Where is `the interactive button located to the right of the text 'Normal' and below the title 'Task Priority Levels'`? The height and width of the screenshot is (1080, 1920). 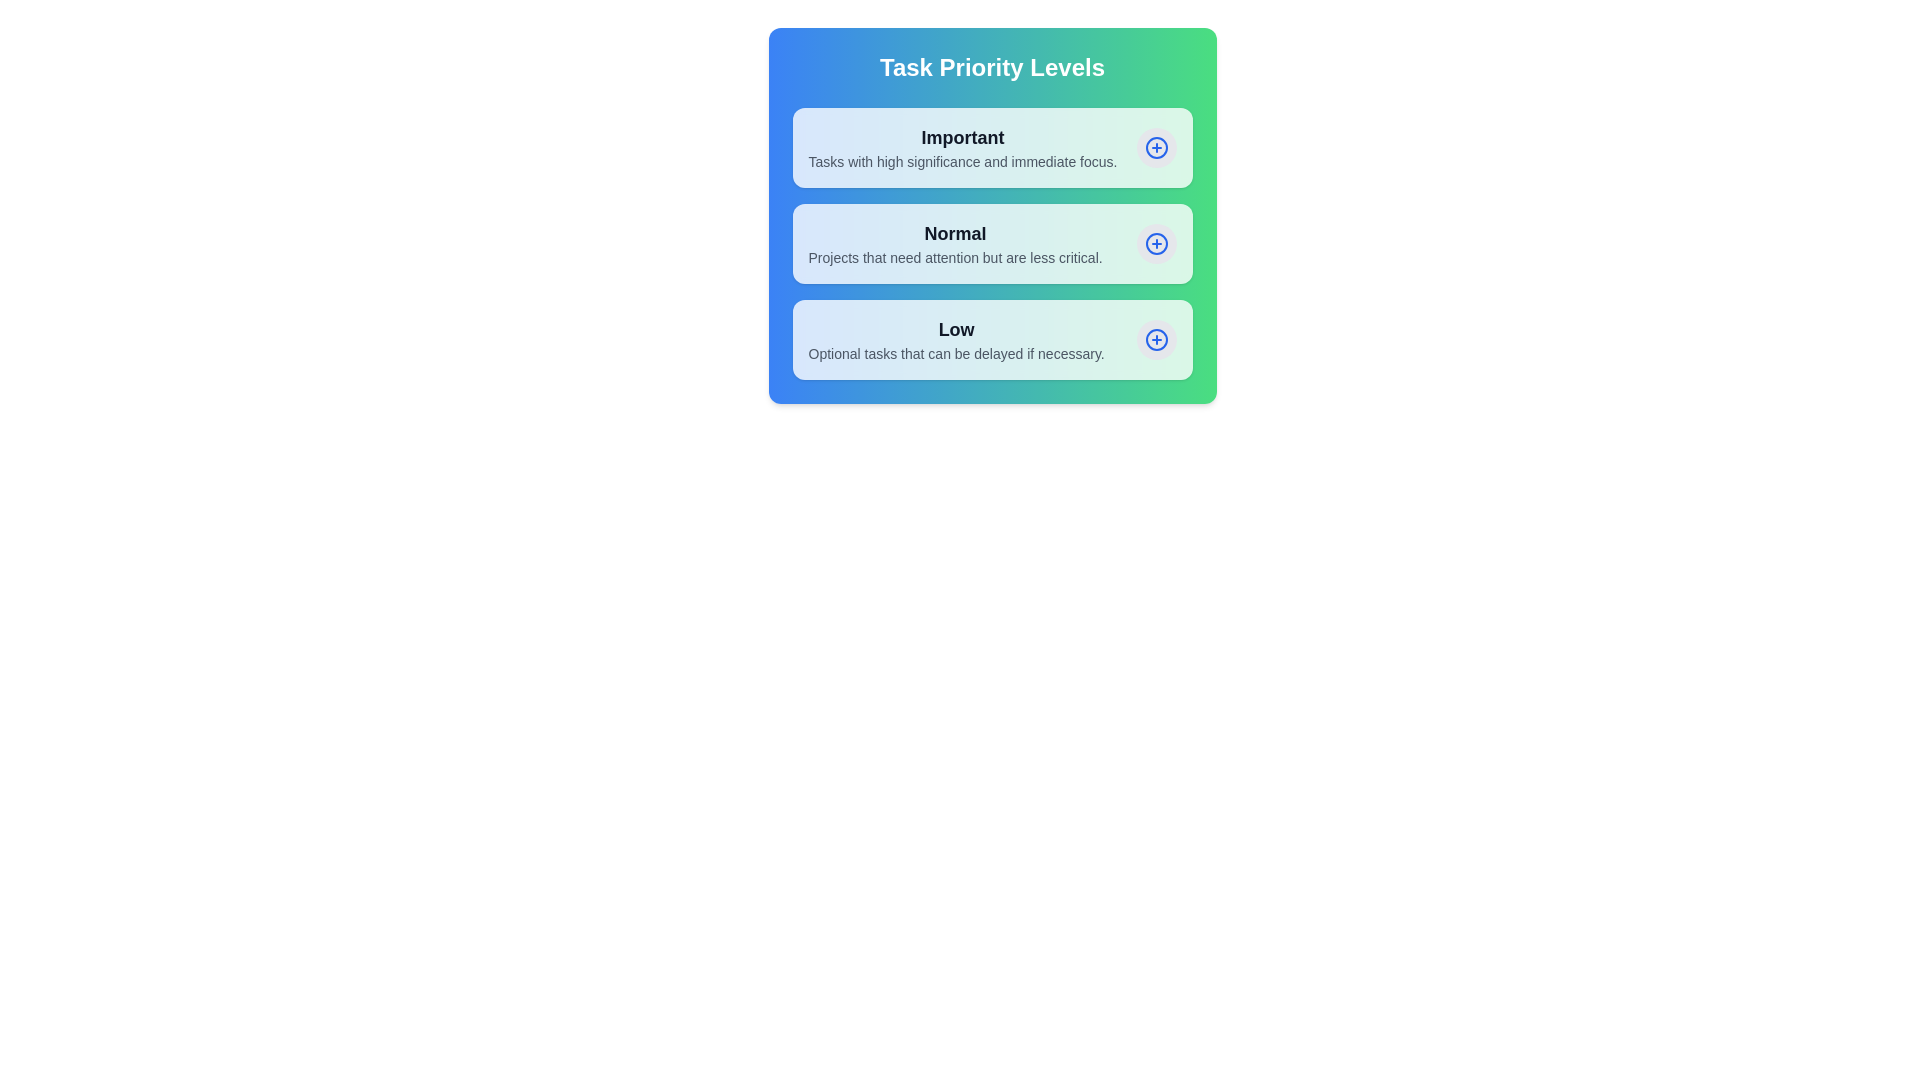 the interactive button located to the right of the text 'Normal' and below the title 'Task Priority Levels' is located at coordinates (1156, 242).